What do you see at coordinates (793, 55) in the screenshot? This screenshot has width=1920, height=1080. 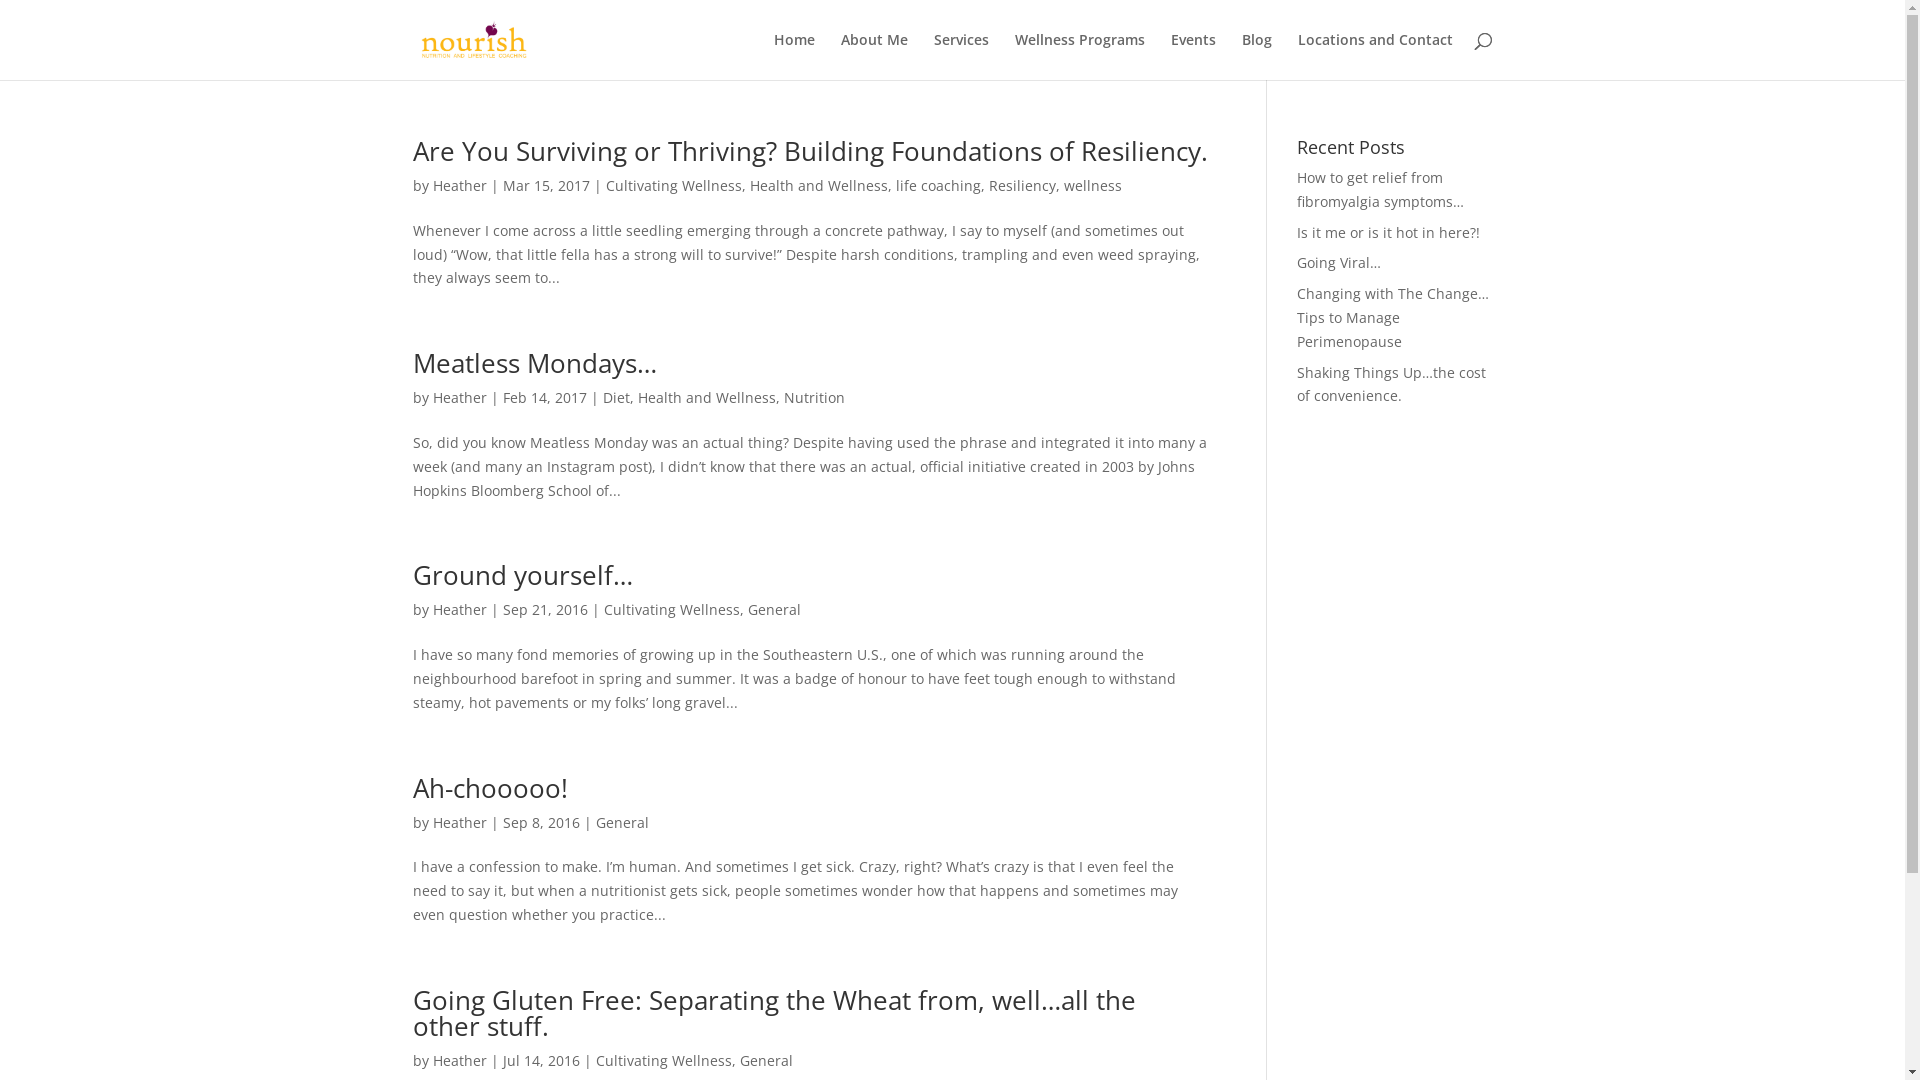 I see `'Home'` at bounding box center [793, 55].